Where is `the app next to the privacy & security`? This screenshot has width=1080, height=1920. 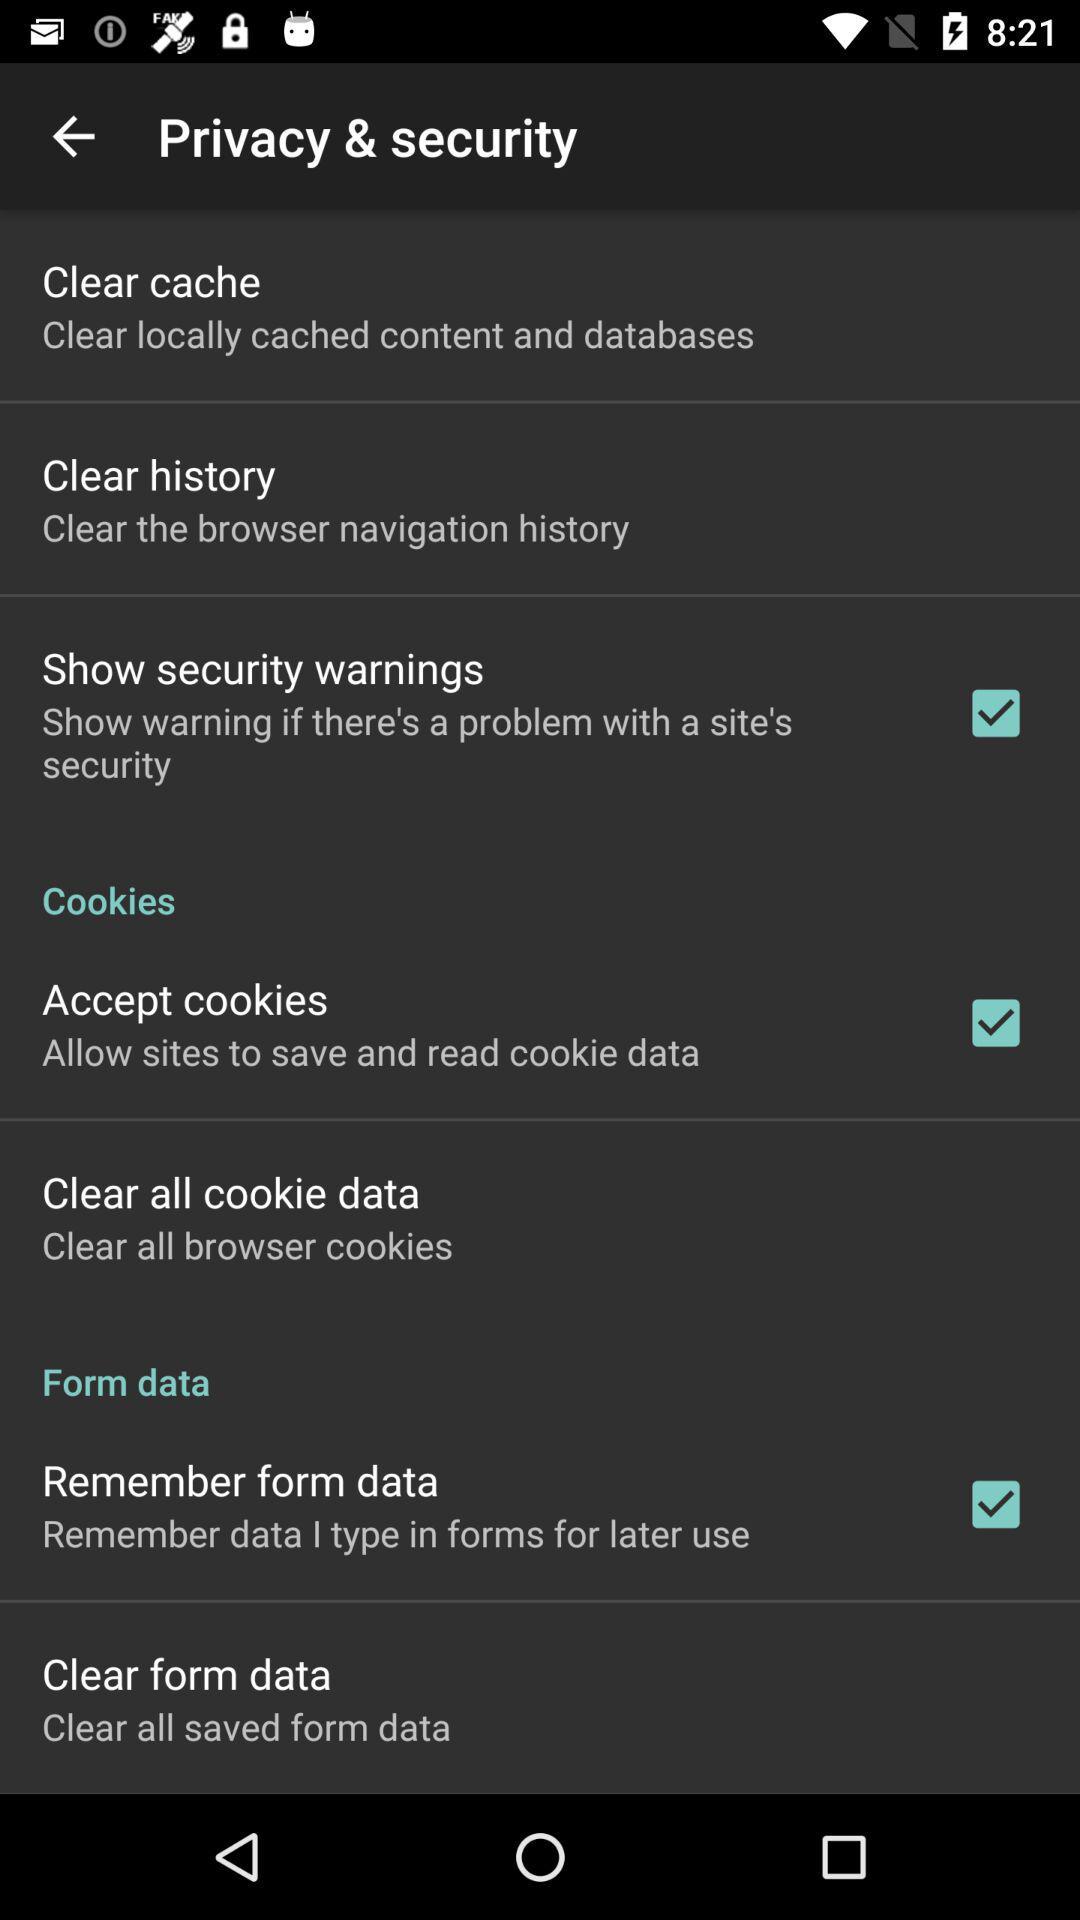
the app next to the privacy & security is located at coordinates (72, 135).